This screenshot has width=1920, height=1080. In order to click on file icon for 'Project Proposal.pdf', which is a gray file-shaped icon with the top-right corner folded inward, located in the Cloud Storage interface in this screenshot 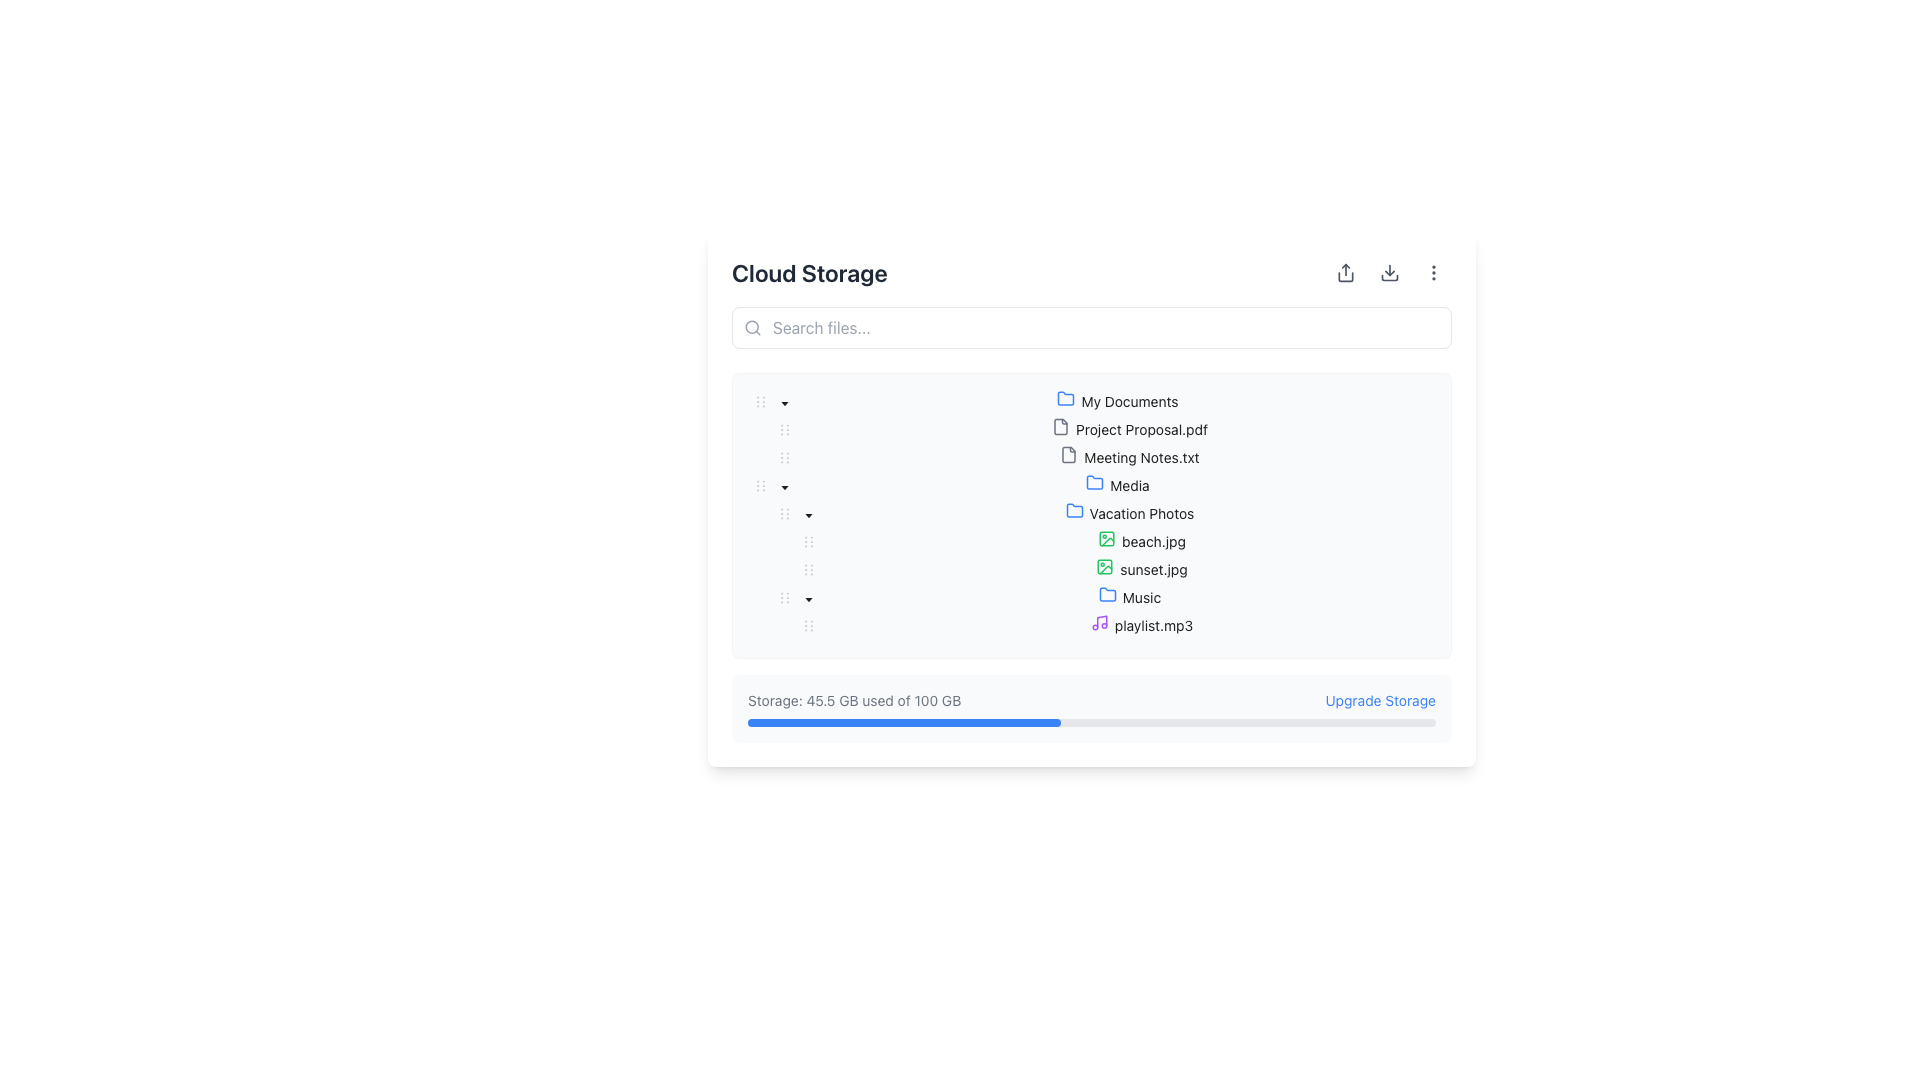, I will do `click(1060, 426)`.